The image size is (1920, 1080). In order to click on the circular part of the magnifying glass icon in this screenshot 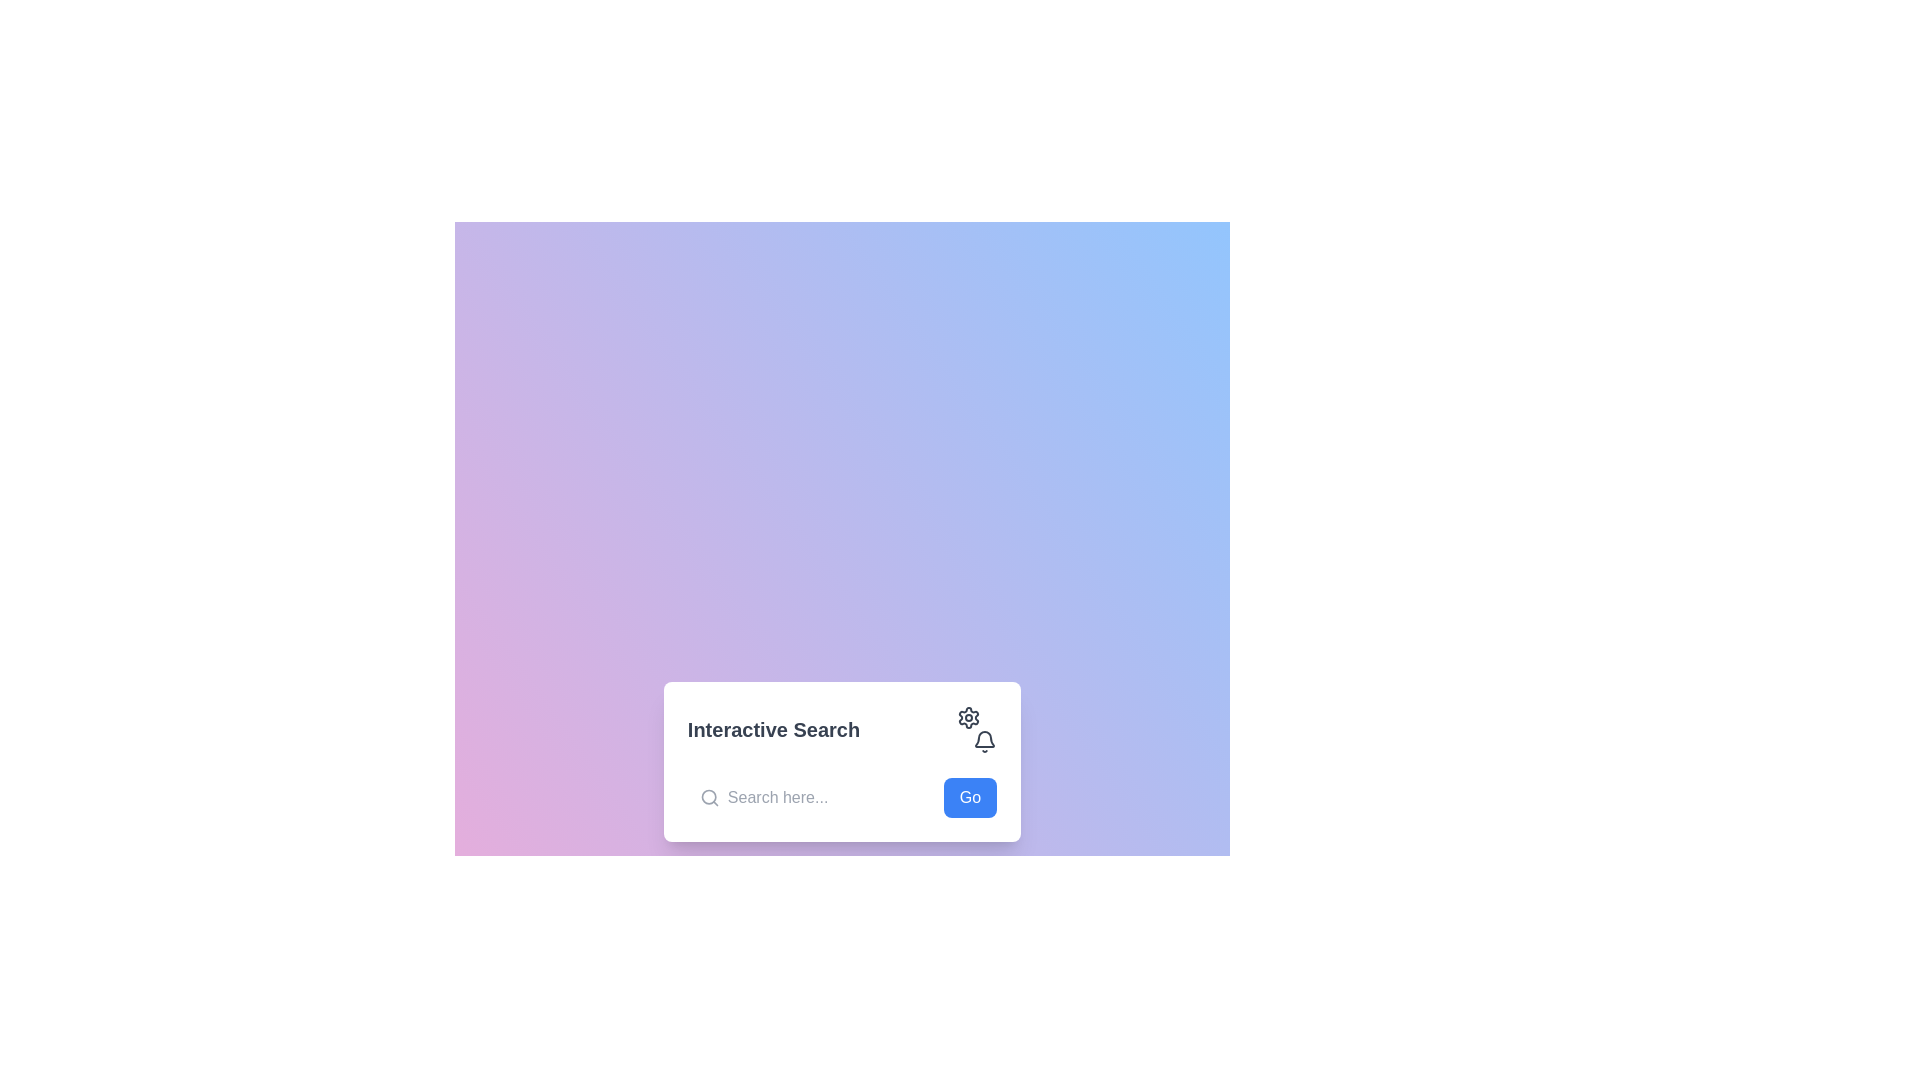, I will do `click(709, 796)`.